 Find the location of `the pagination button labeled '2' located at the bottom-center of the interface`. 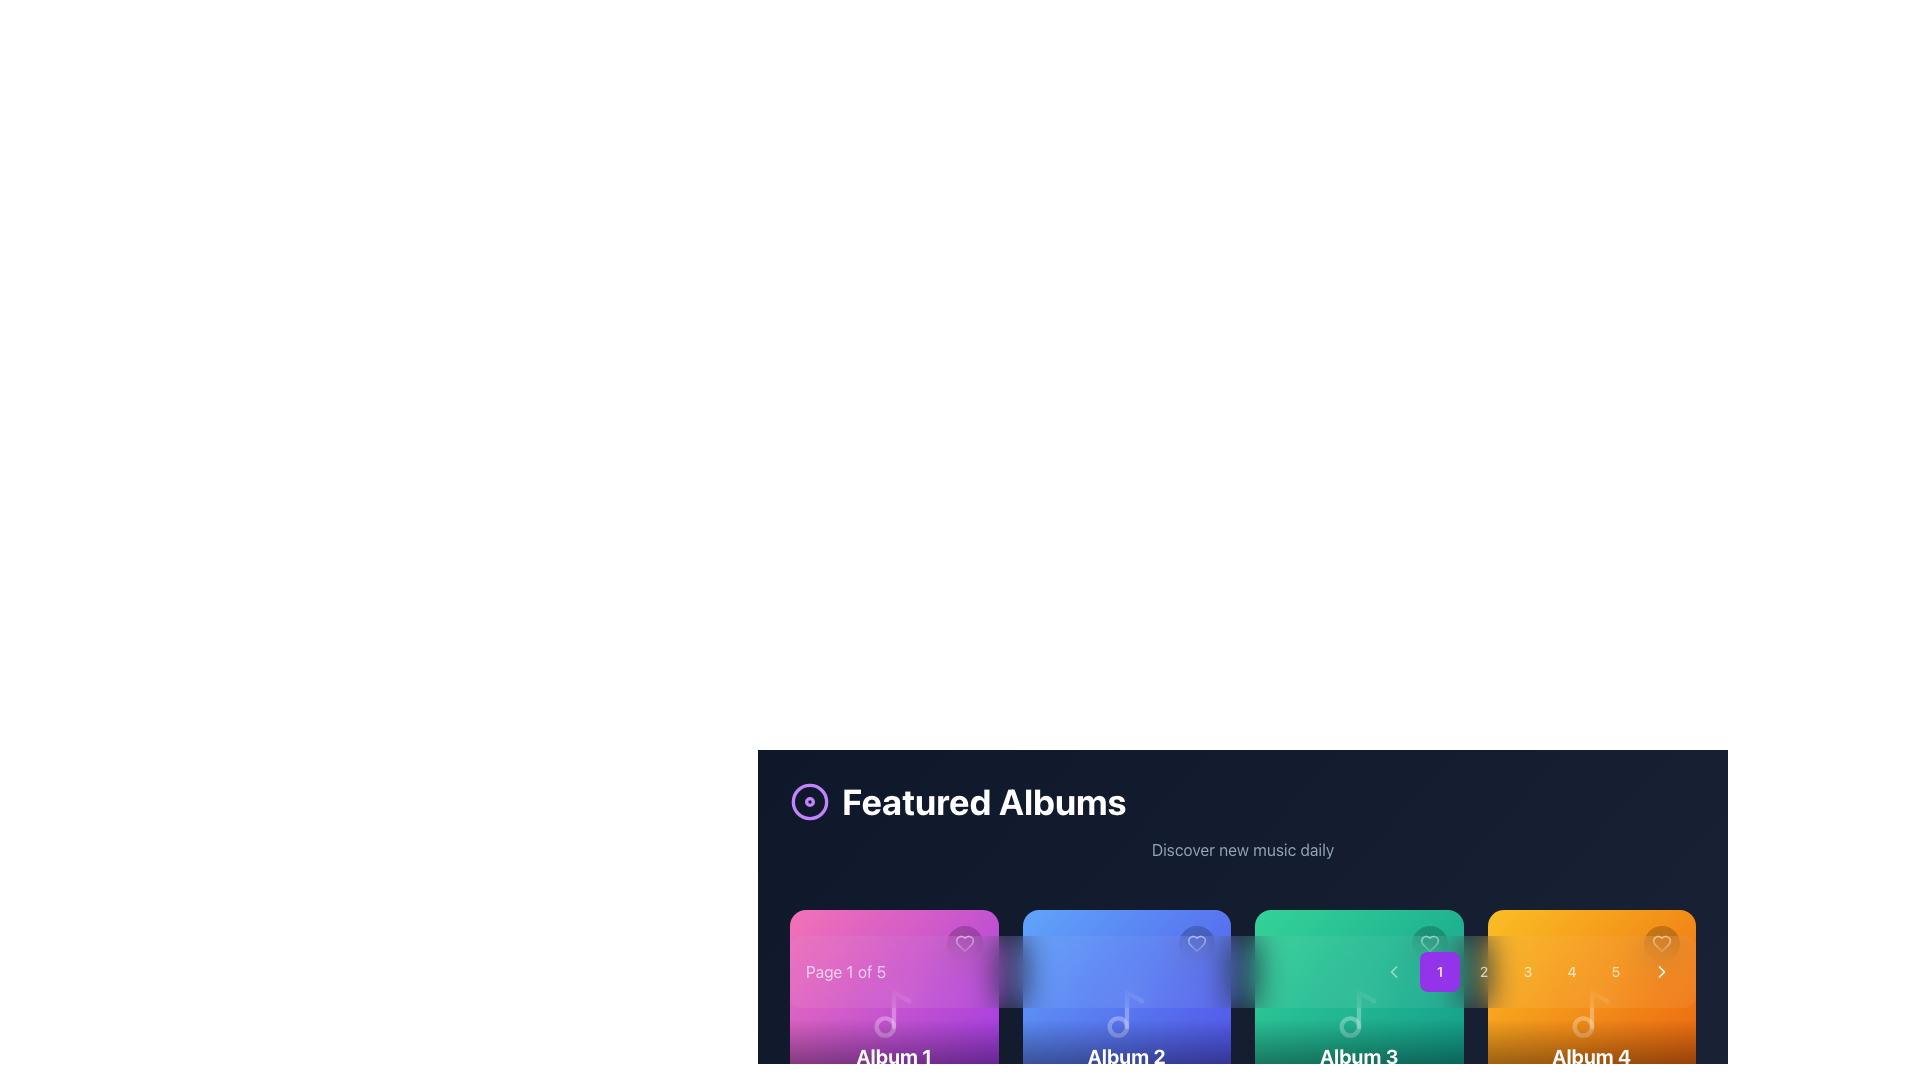

the pagination button labeled '2' located at the bottom-center of the interface is located at coordinates (1483, 971).